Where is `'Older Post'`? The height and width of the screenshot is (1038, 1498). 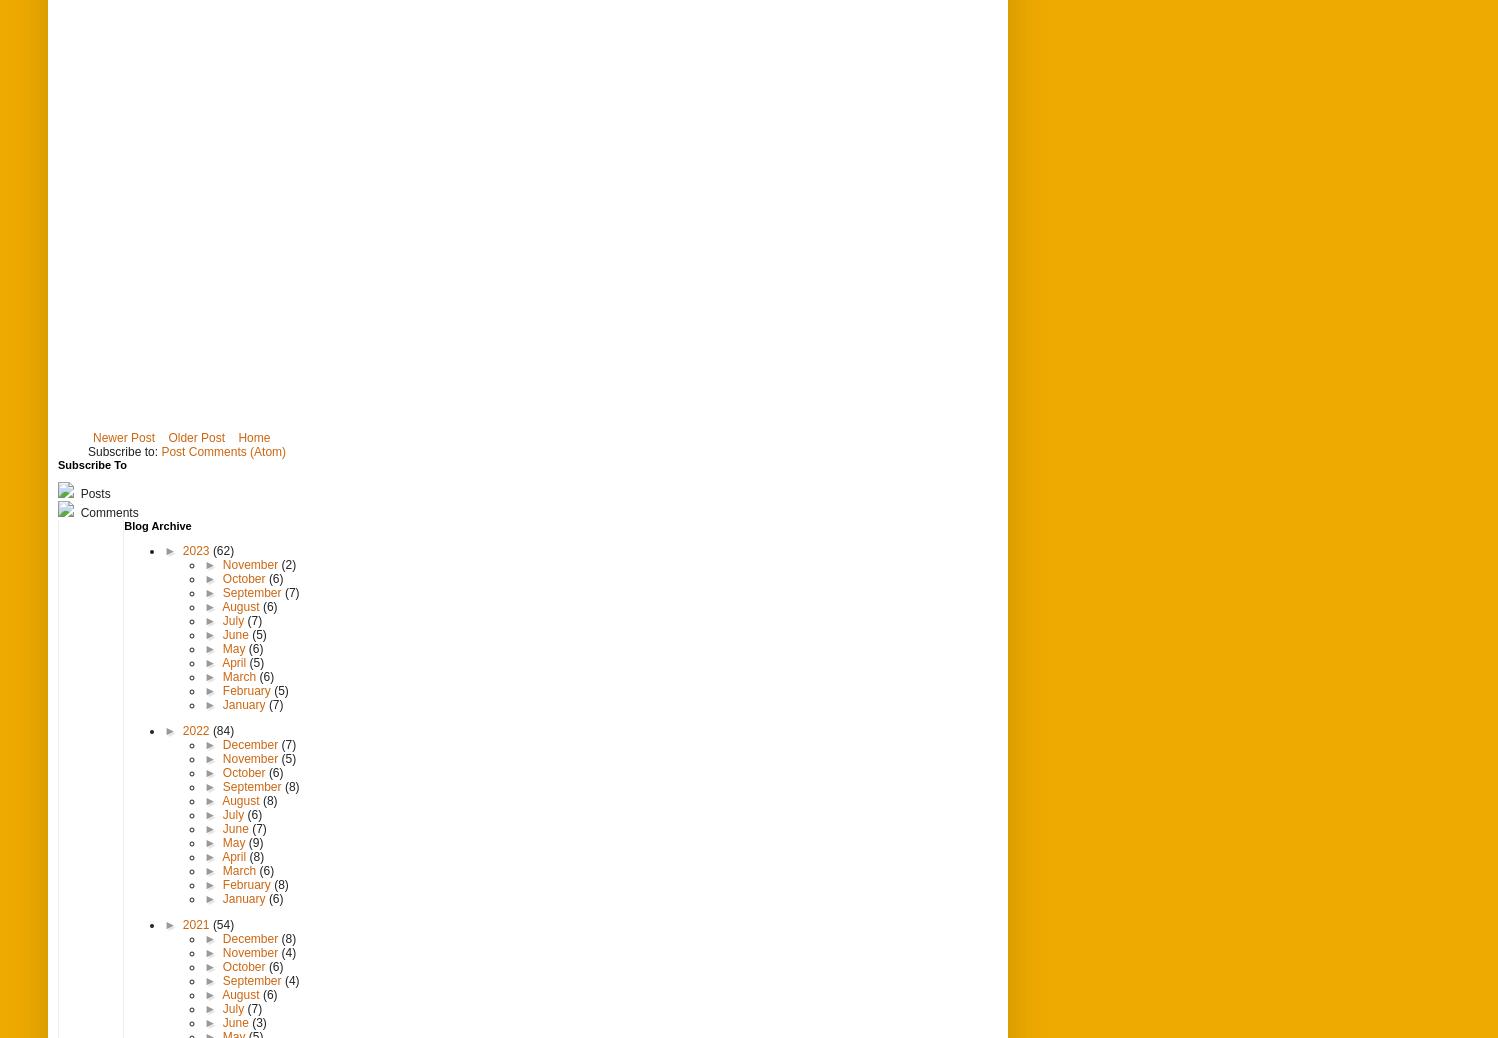
'Older Post' is located at coordinates (195, 436).